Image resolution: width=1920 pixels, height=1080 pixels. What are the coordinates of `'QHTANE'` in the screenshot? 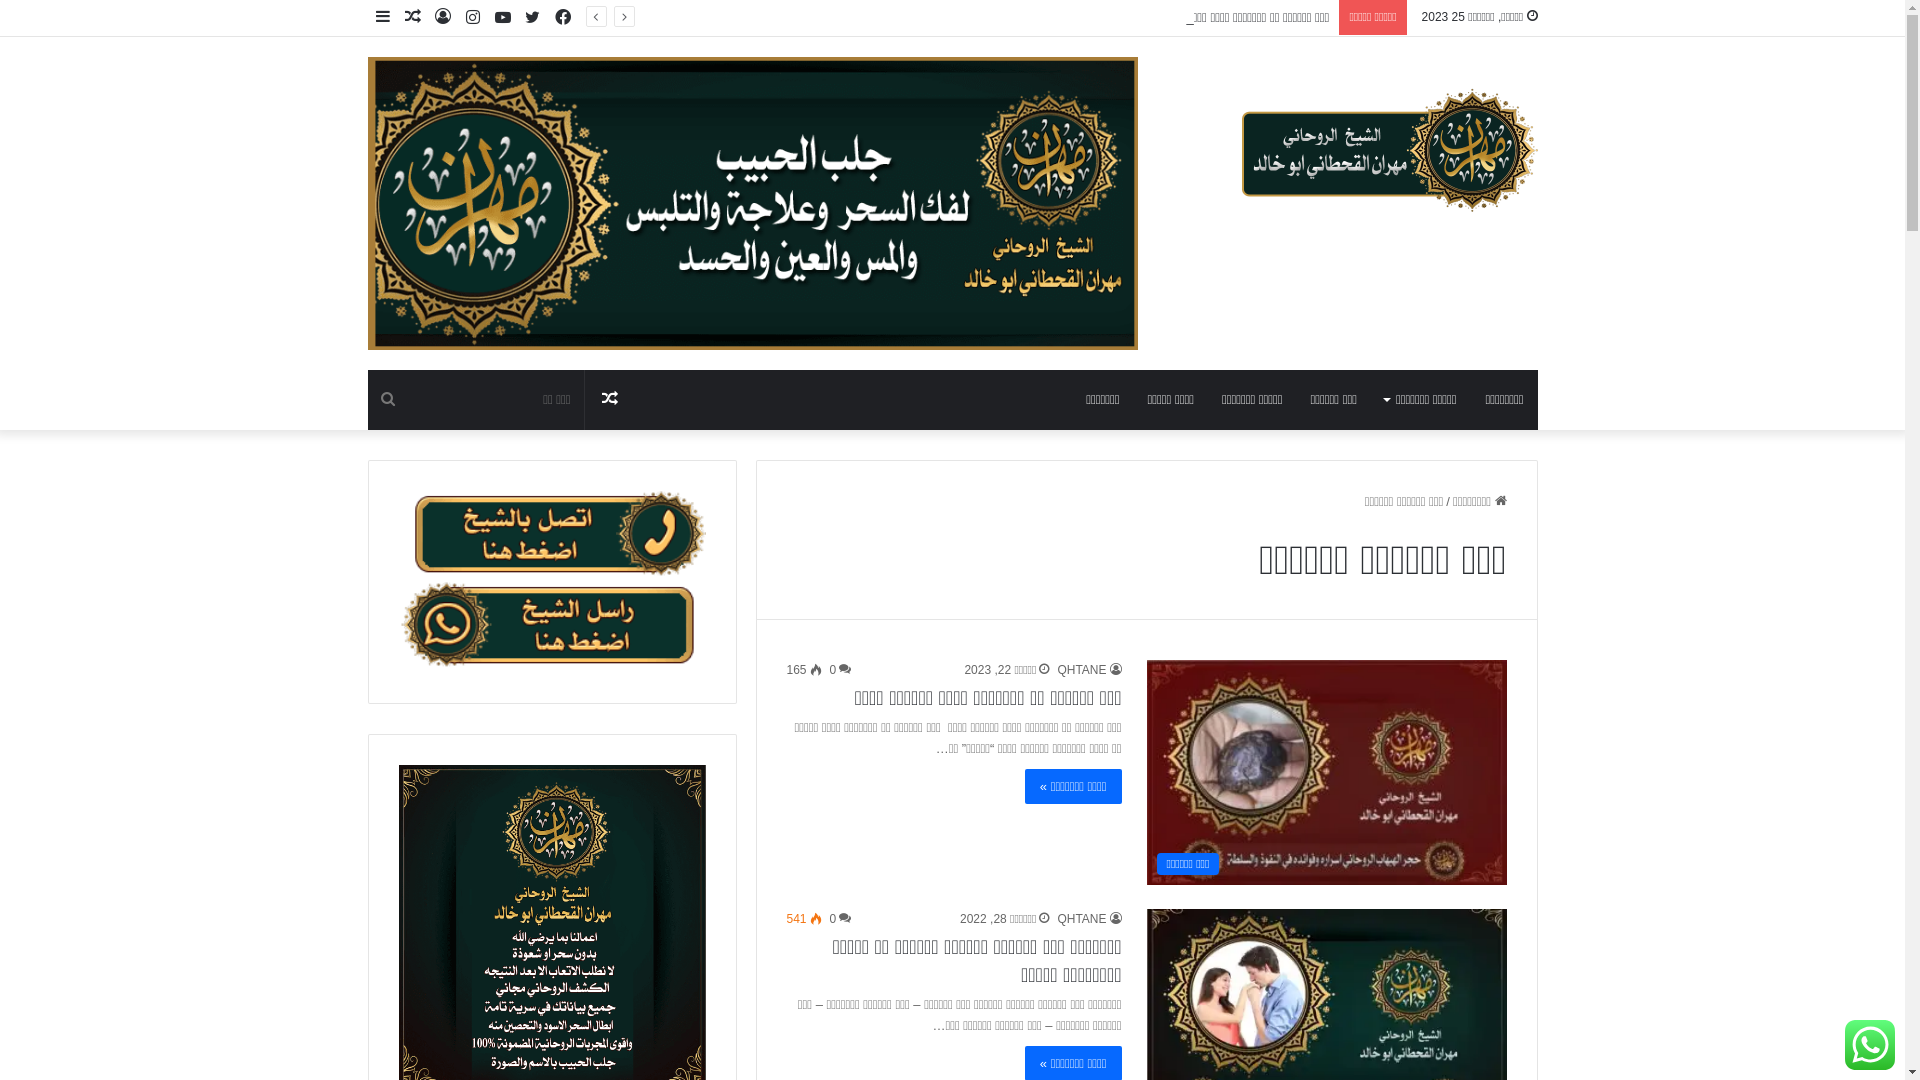 It's located at (1088, 918).